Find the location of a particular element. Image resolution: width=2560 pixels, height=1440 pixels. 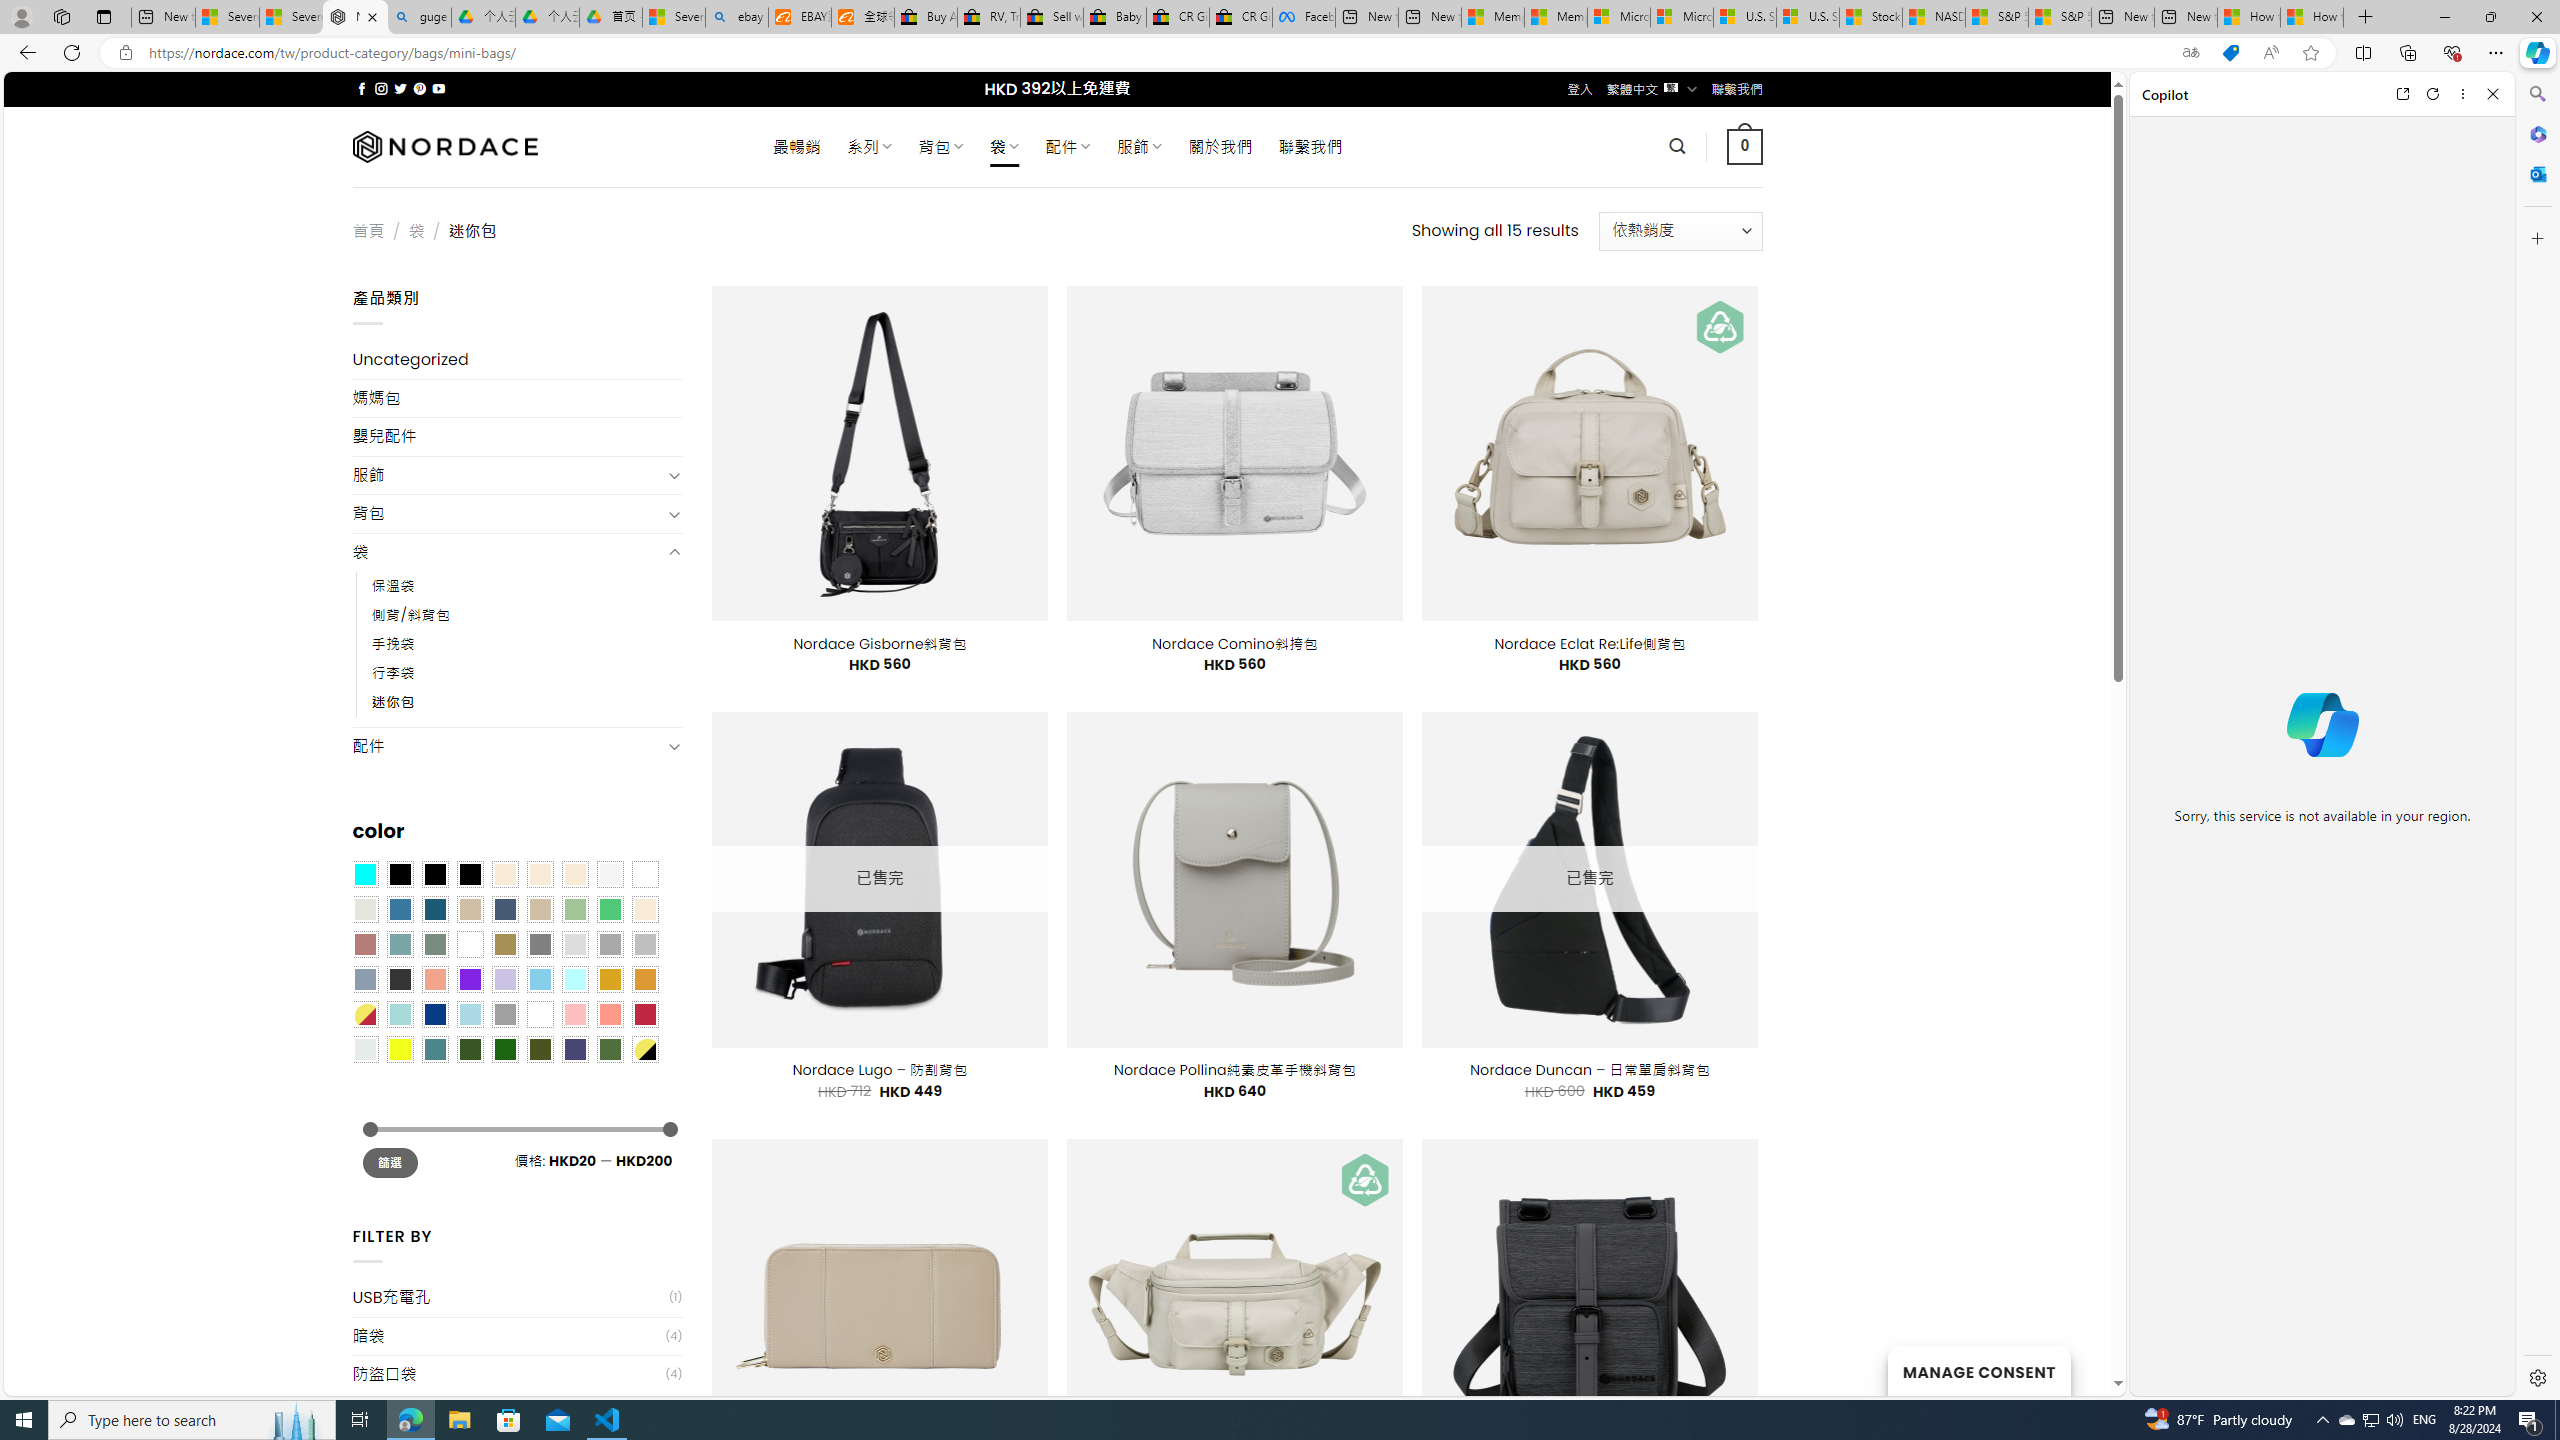

'Microsoft 365' is located at coordinates (2535, 134).